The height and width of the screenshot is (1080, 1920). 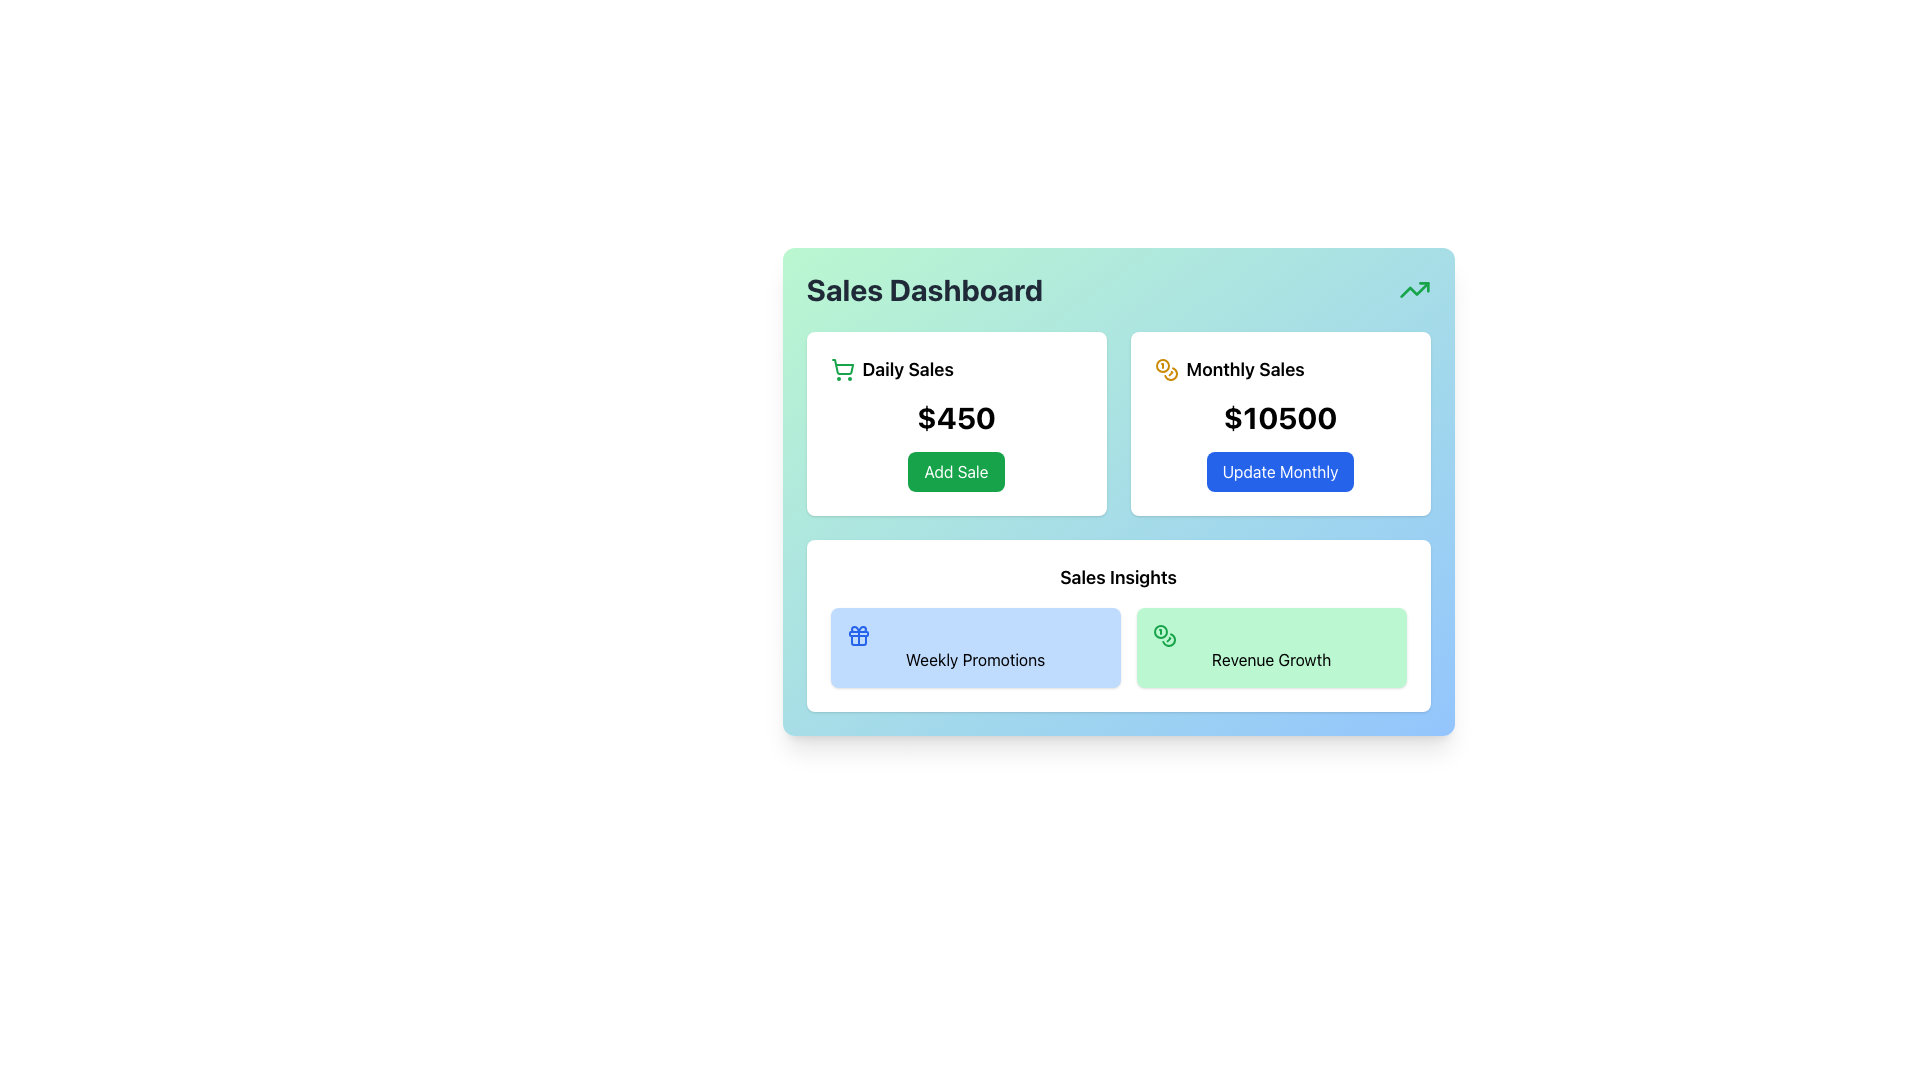 What do you see at coordinates (842, 367) in the screenshot?
I see `the shopping cart icon located in the header of the 'Daily Sales' card within the 'Sales Dashboard' section` at bounding box center [842, 367].